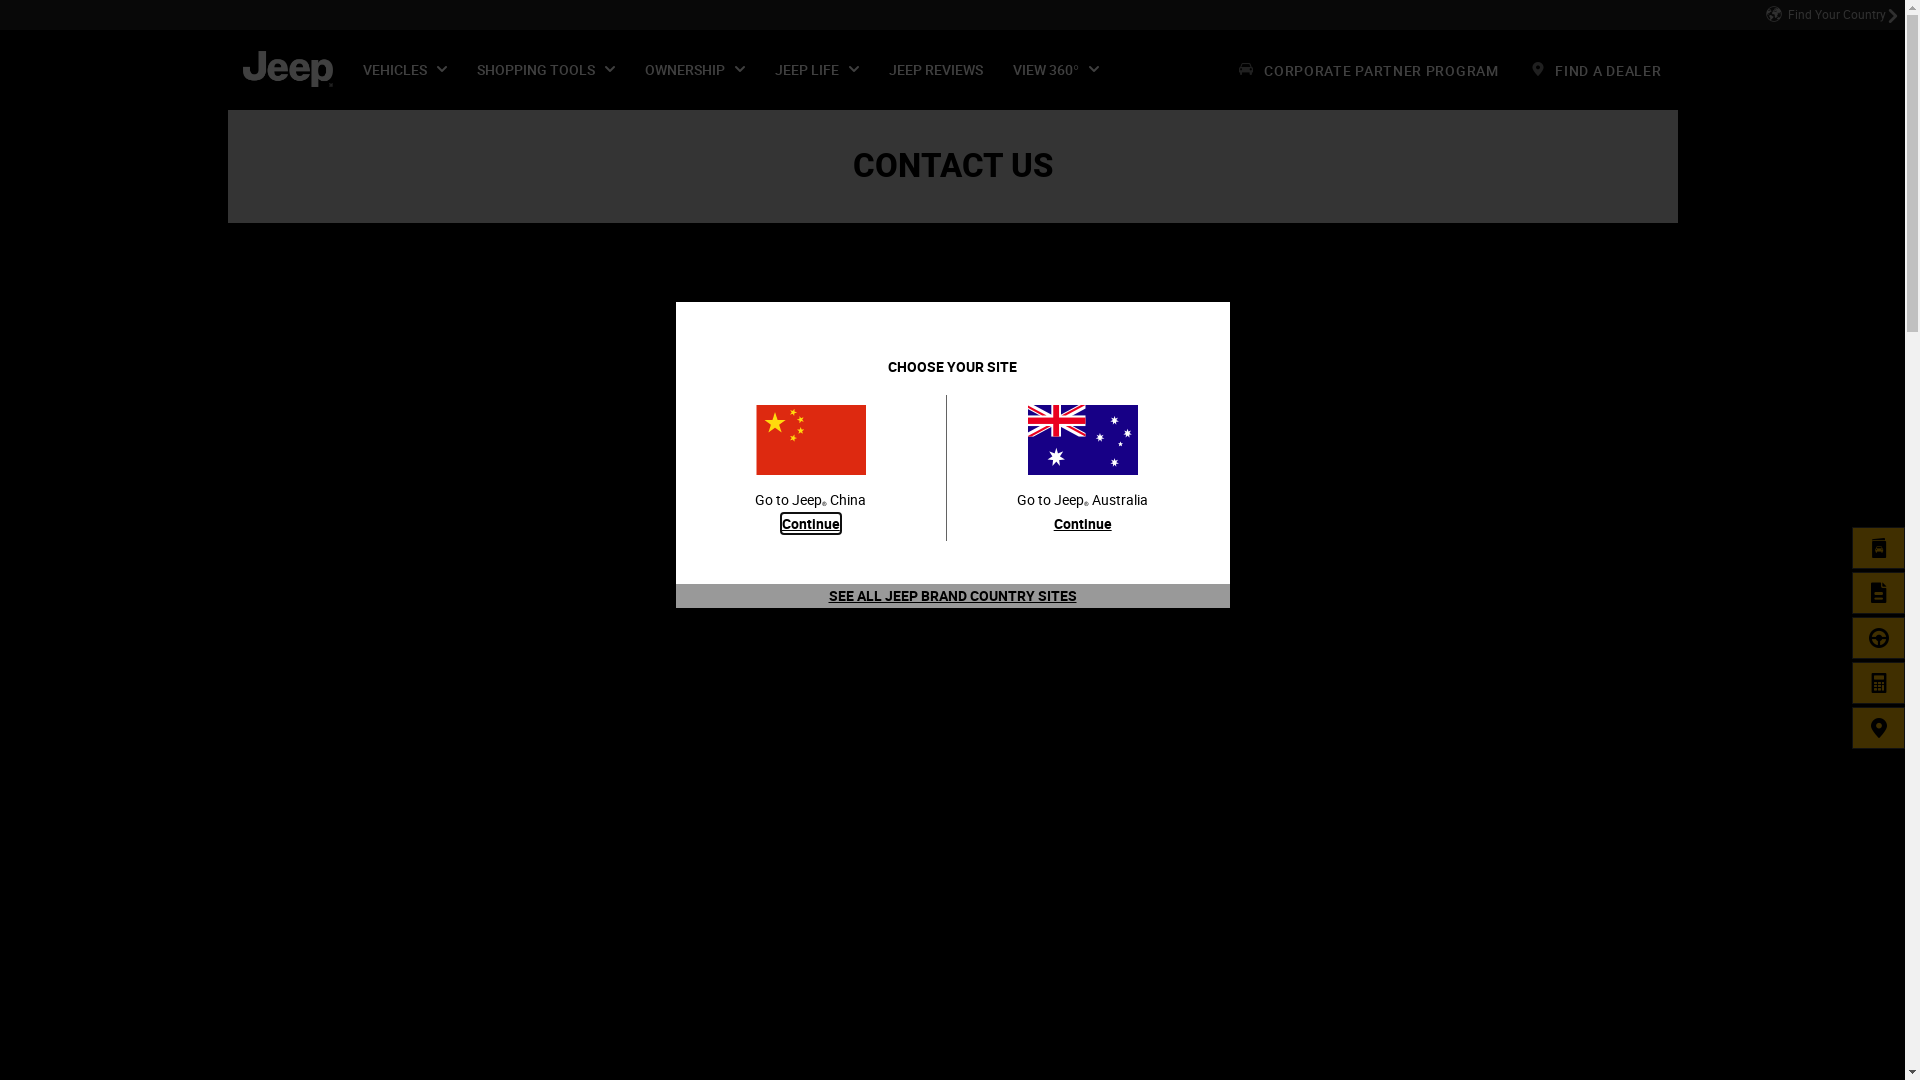 The height and width of the screenshot is (1080, 1920). What do you see at coordinates (403, 68) in the screenshot?
I see `'VEHICLES'` at bounding box center [403, 68].